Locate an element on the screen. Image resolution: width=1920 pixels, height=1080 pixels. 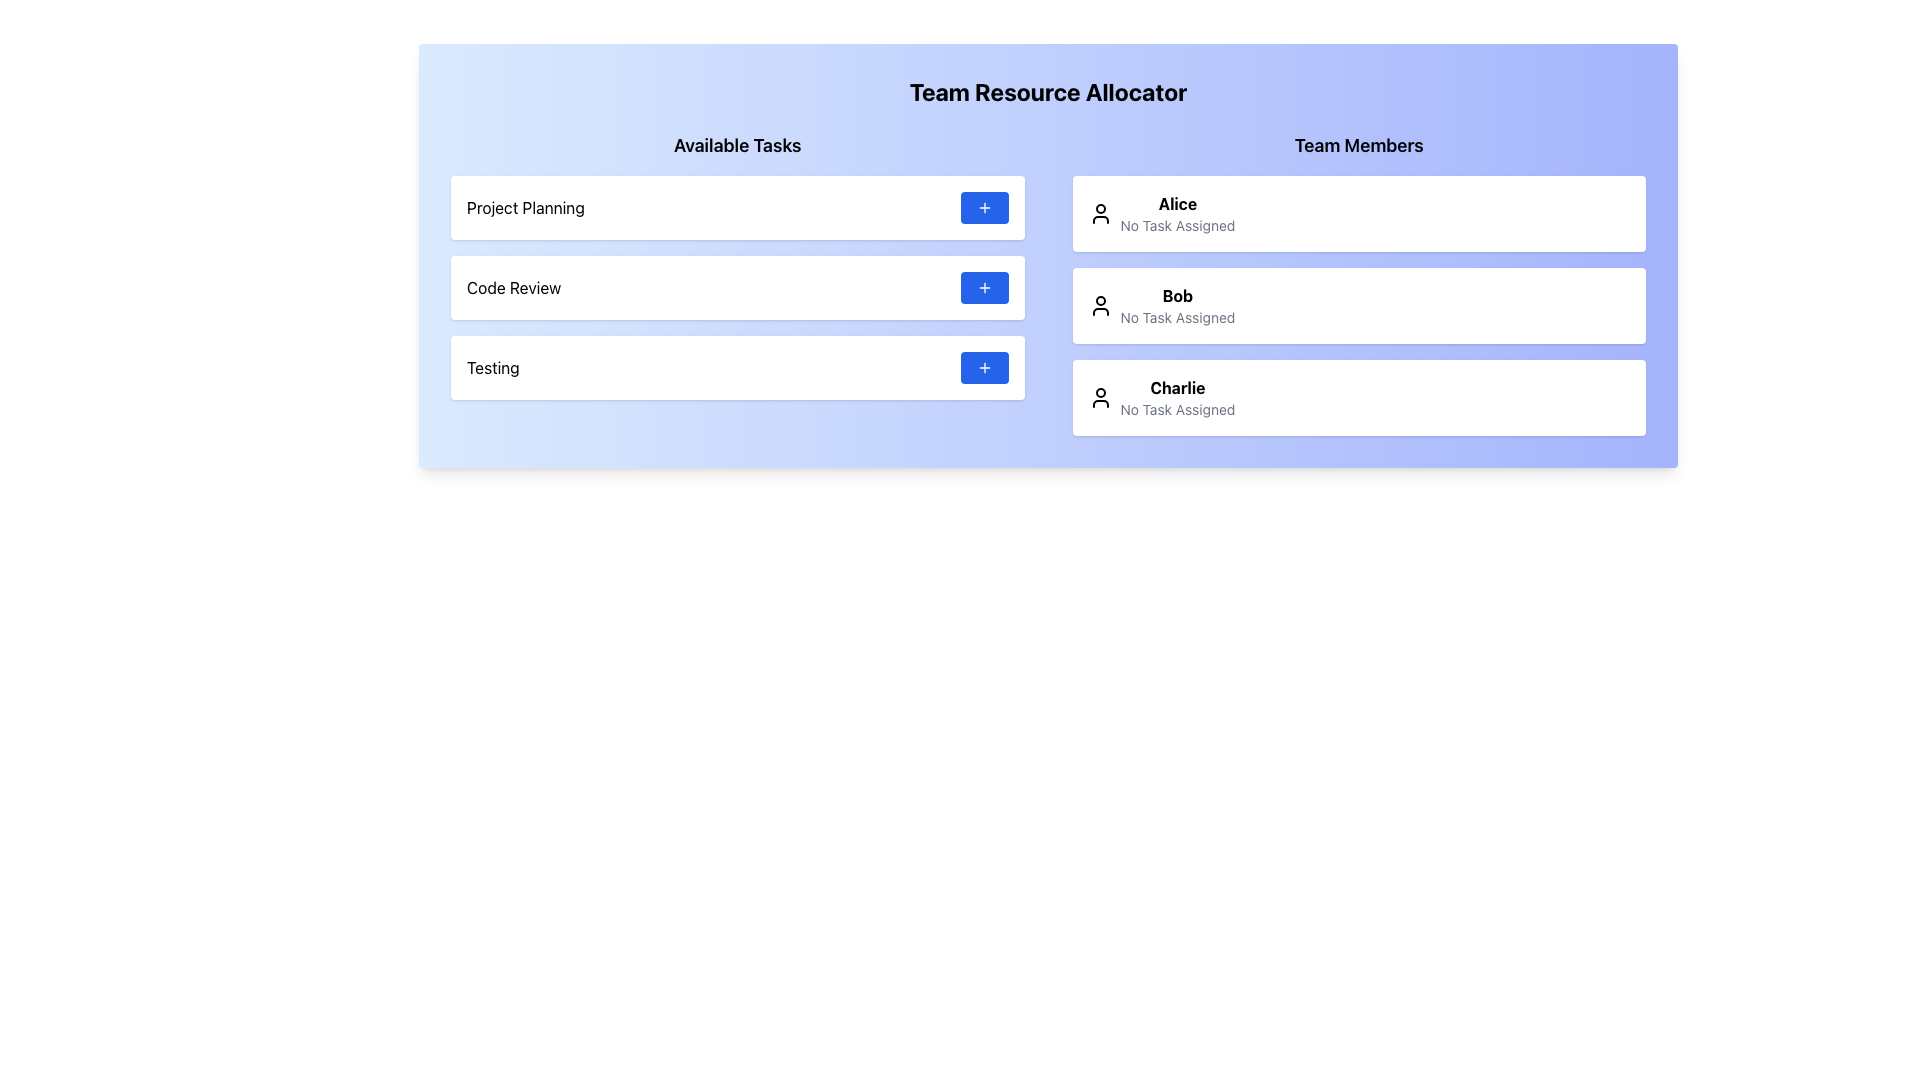
the third informational card representing a team member's information in the resource allocation interface, located under the 'Team Members' section is located at coordinates (1359, 397).